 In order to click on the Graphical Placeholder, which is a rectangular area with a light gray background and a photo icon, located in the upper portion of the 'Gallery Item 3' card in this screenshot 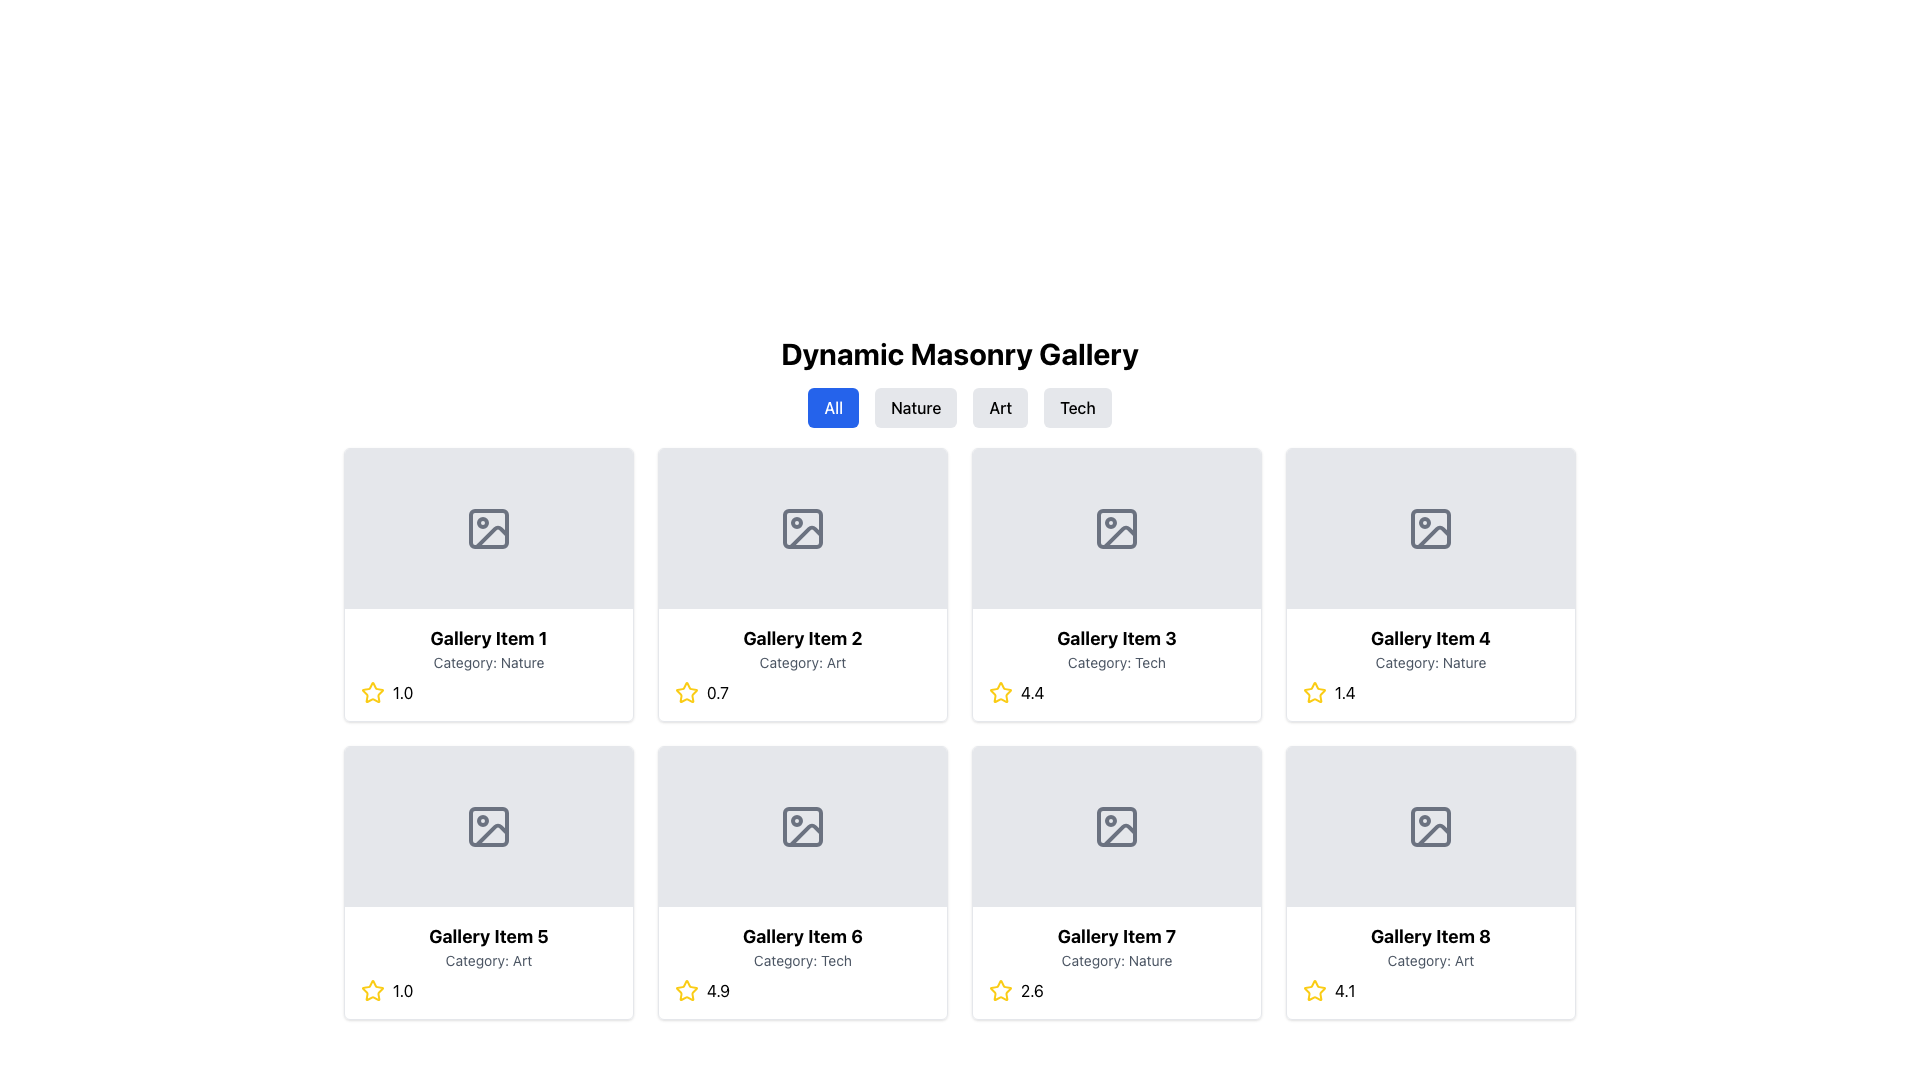, I will do `click(1116, 527)`.